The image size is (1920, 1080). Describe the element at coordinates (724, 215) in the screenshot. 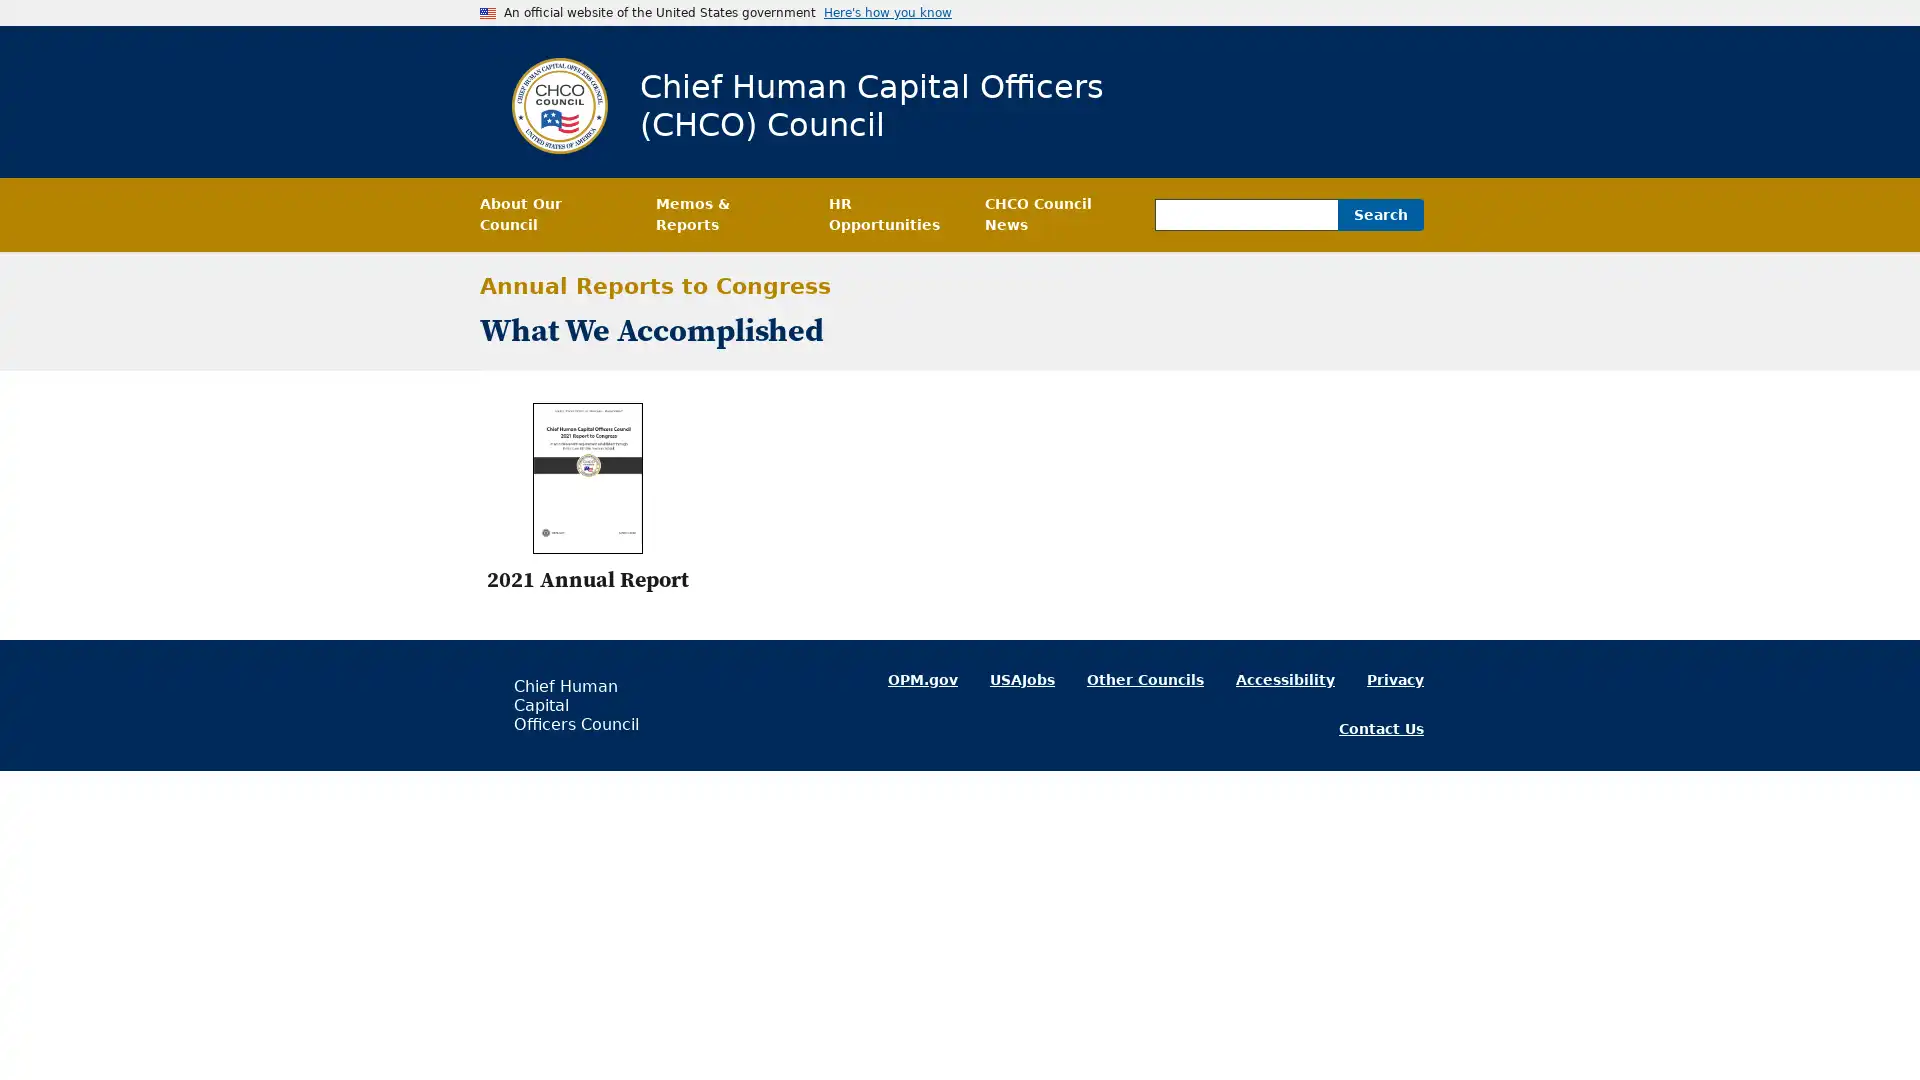

I see `Memos & Reports` at that location.